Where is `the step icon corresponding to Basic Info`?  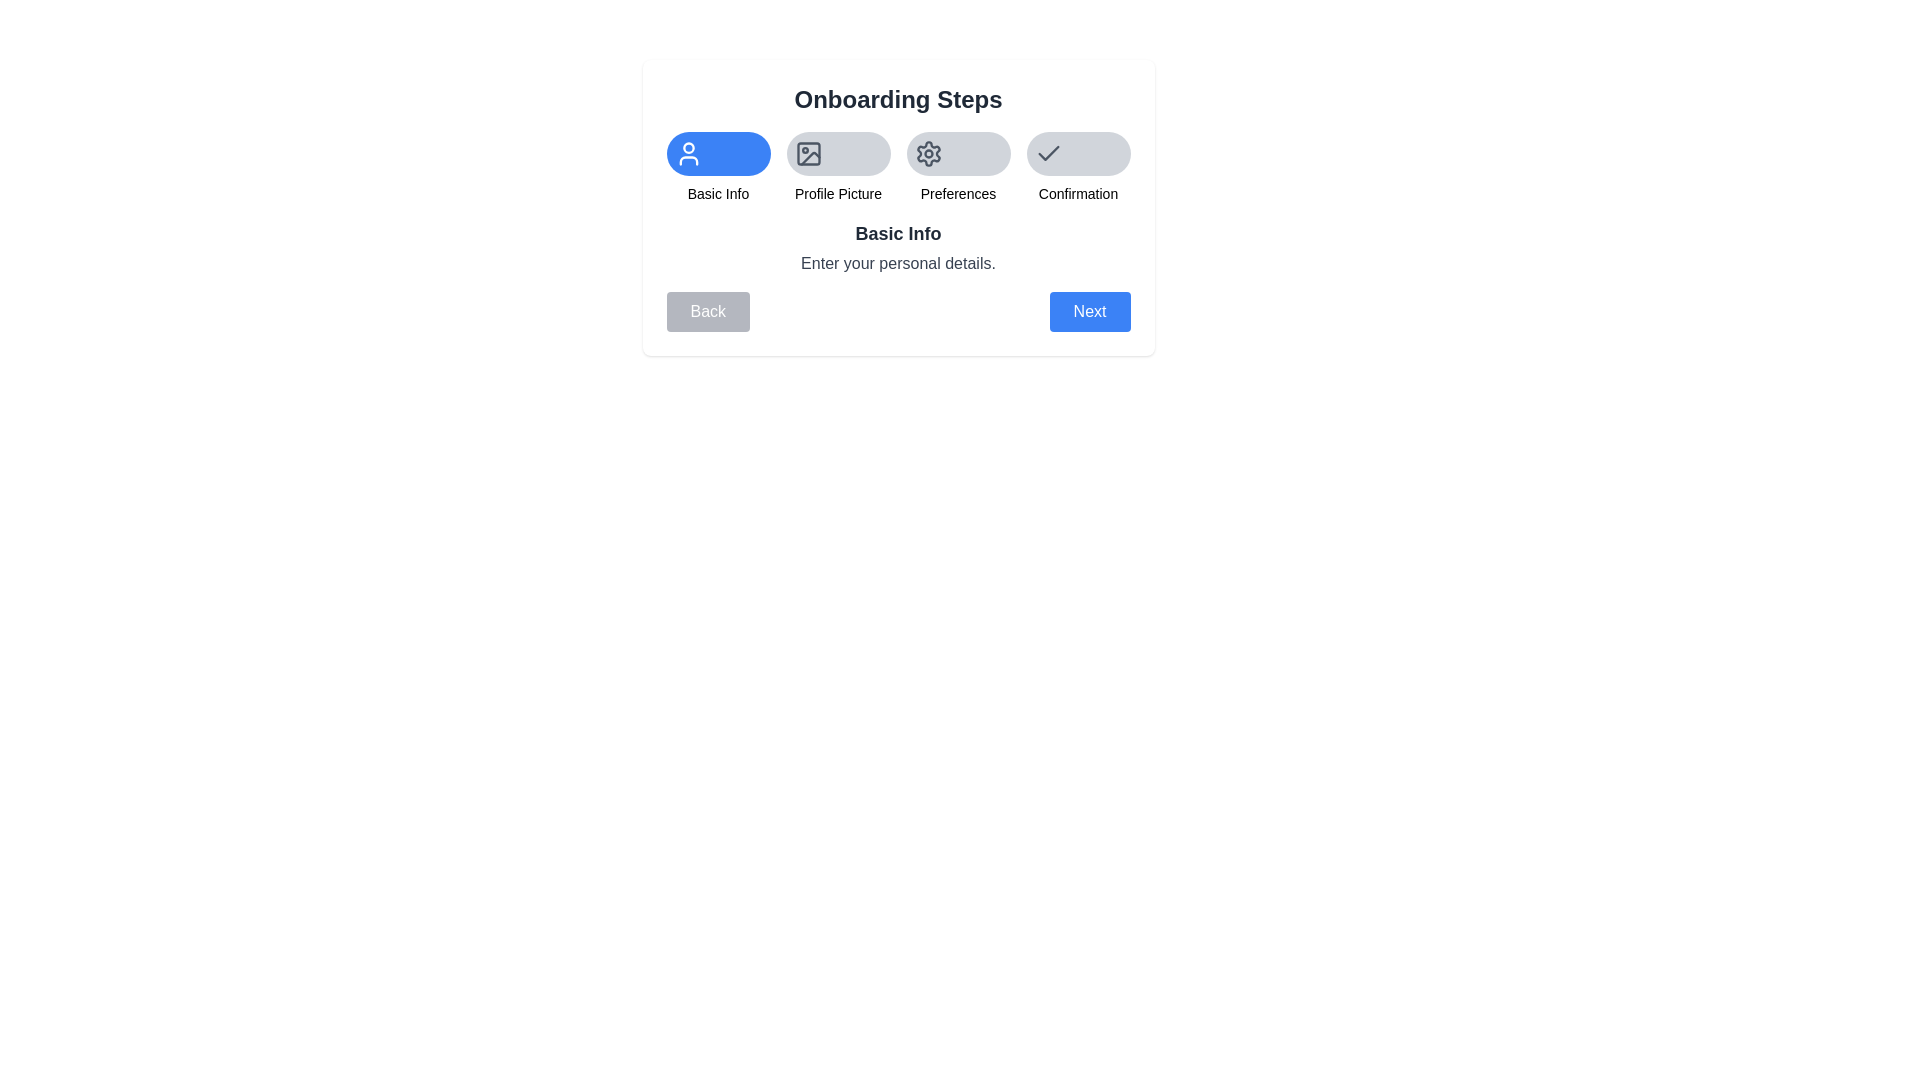 the step icon corresponding to Basic Info is located at coordinates (718, 153).